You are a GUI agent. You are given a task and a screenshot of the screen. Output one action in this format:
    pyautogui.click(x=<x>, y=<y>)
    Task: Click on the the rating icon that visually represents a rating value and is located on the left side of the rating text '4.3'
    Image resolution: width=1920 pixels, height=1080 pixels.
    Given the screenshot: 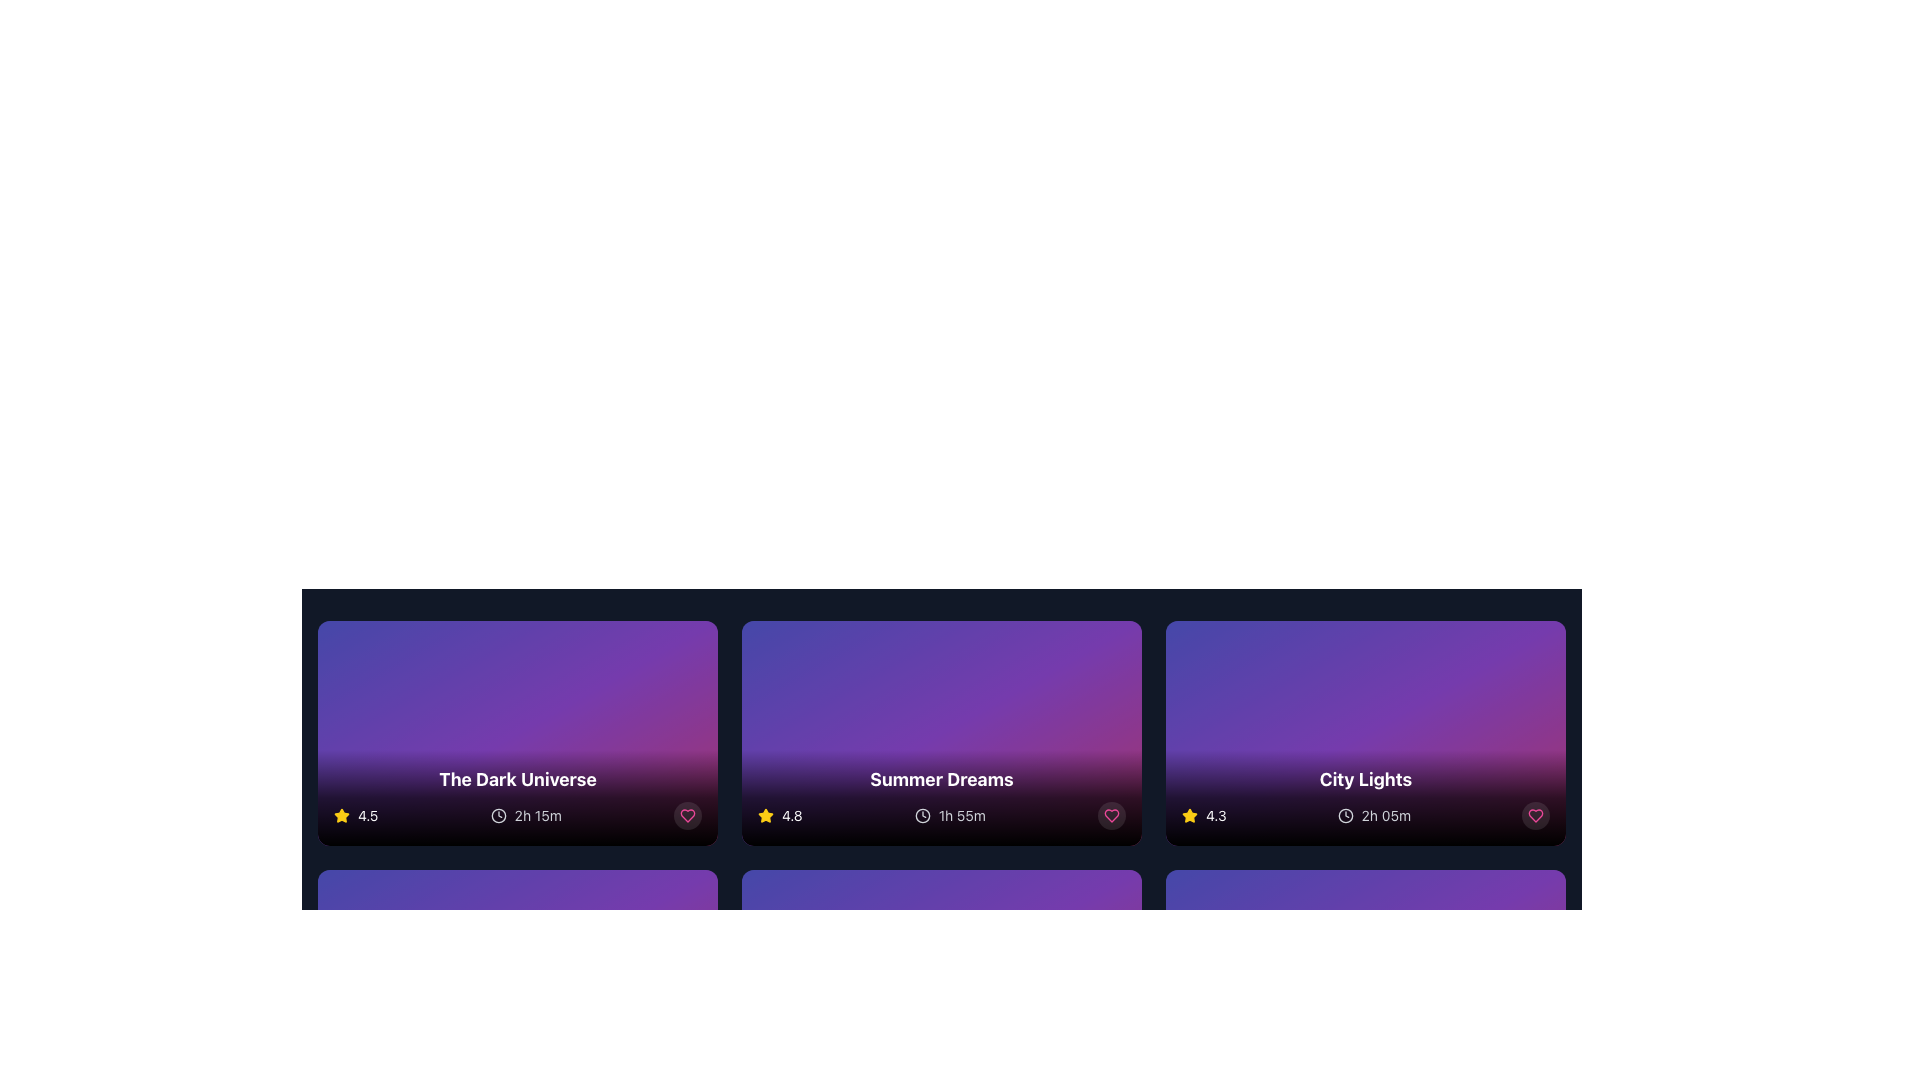 What is the action you would take?
    pyautogui.click(x=1190, y=816)
    